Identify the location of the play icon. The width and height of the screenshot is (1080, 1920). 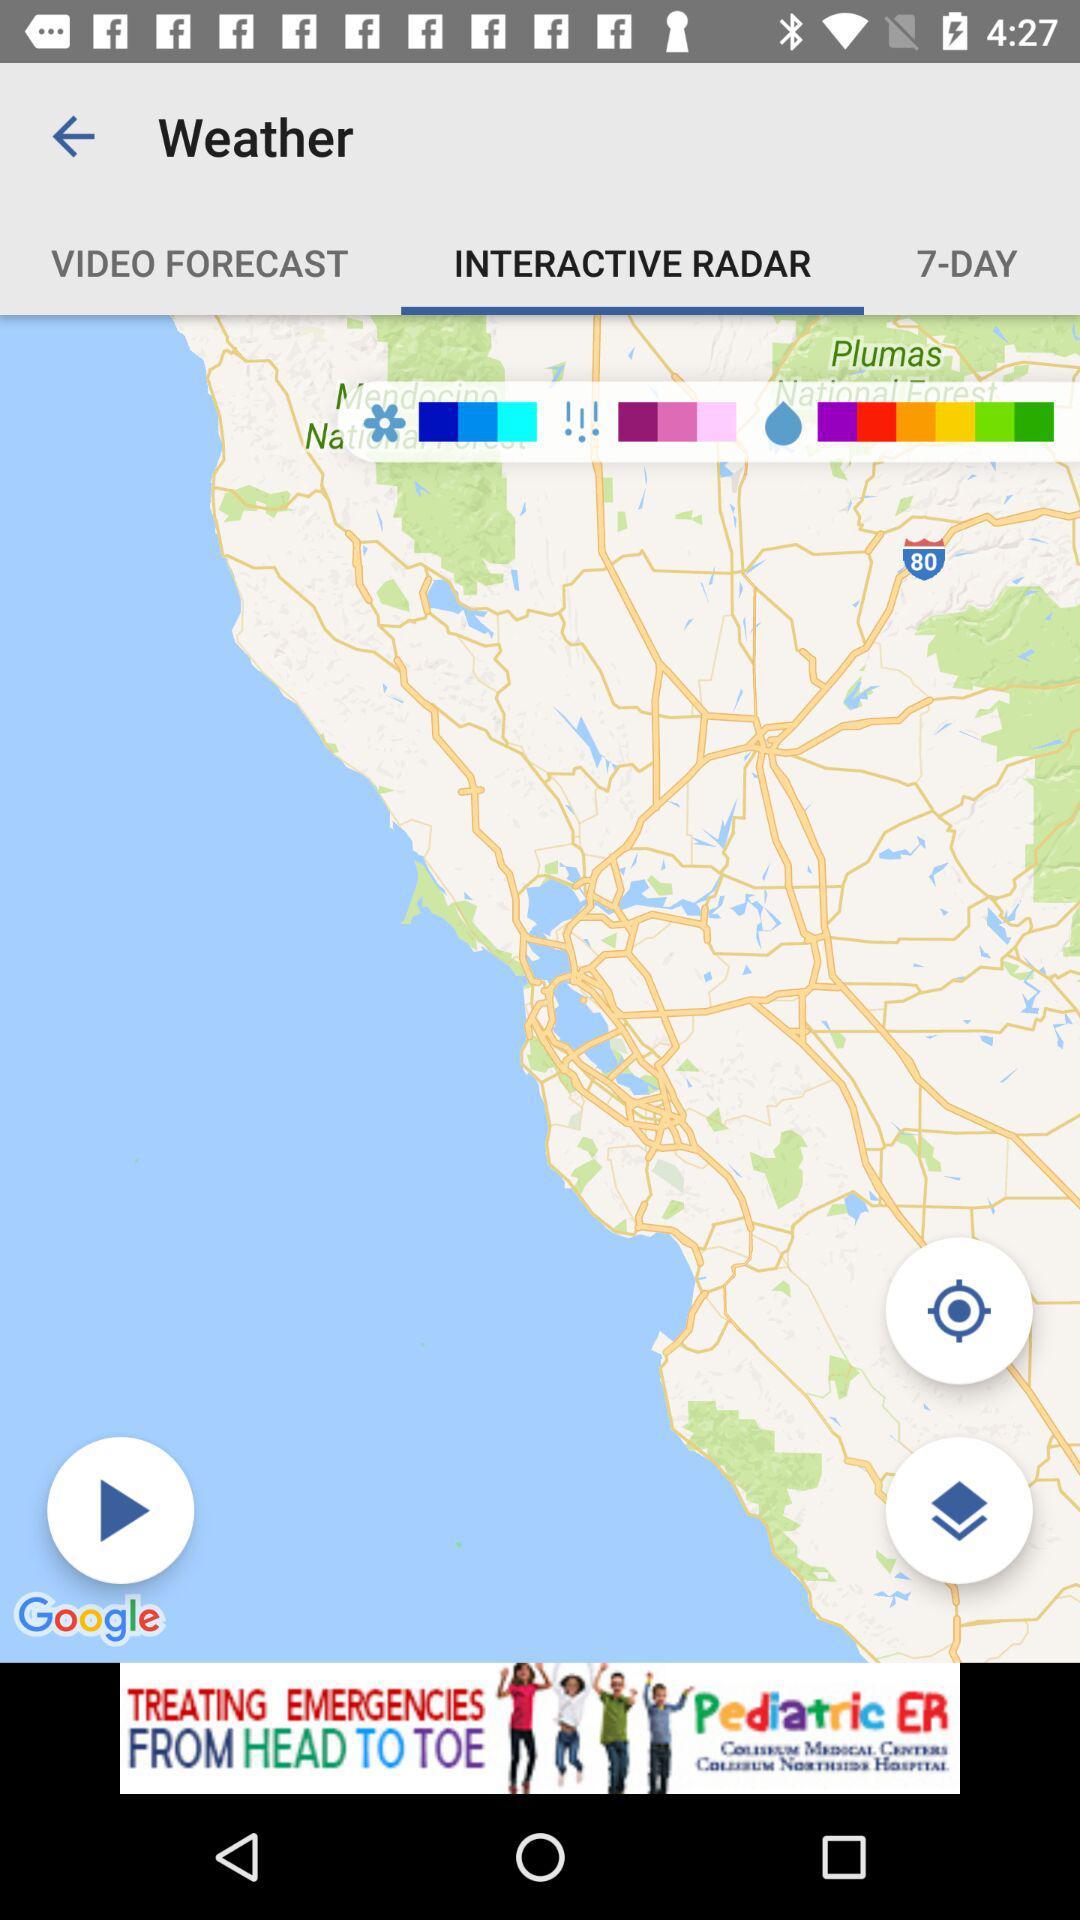
(120, 1510).